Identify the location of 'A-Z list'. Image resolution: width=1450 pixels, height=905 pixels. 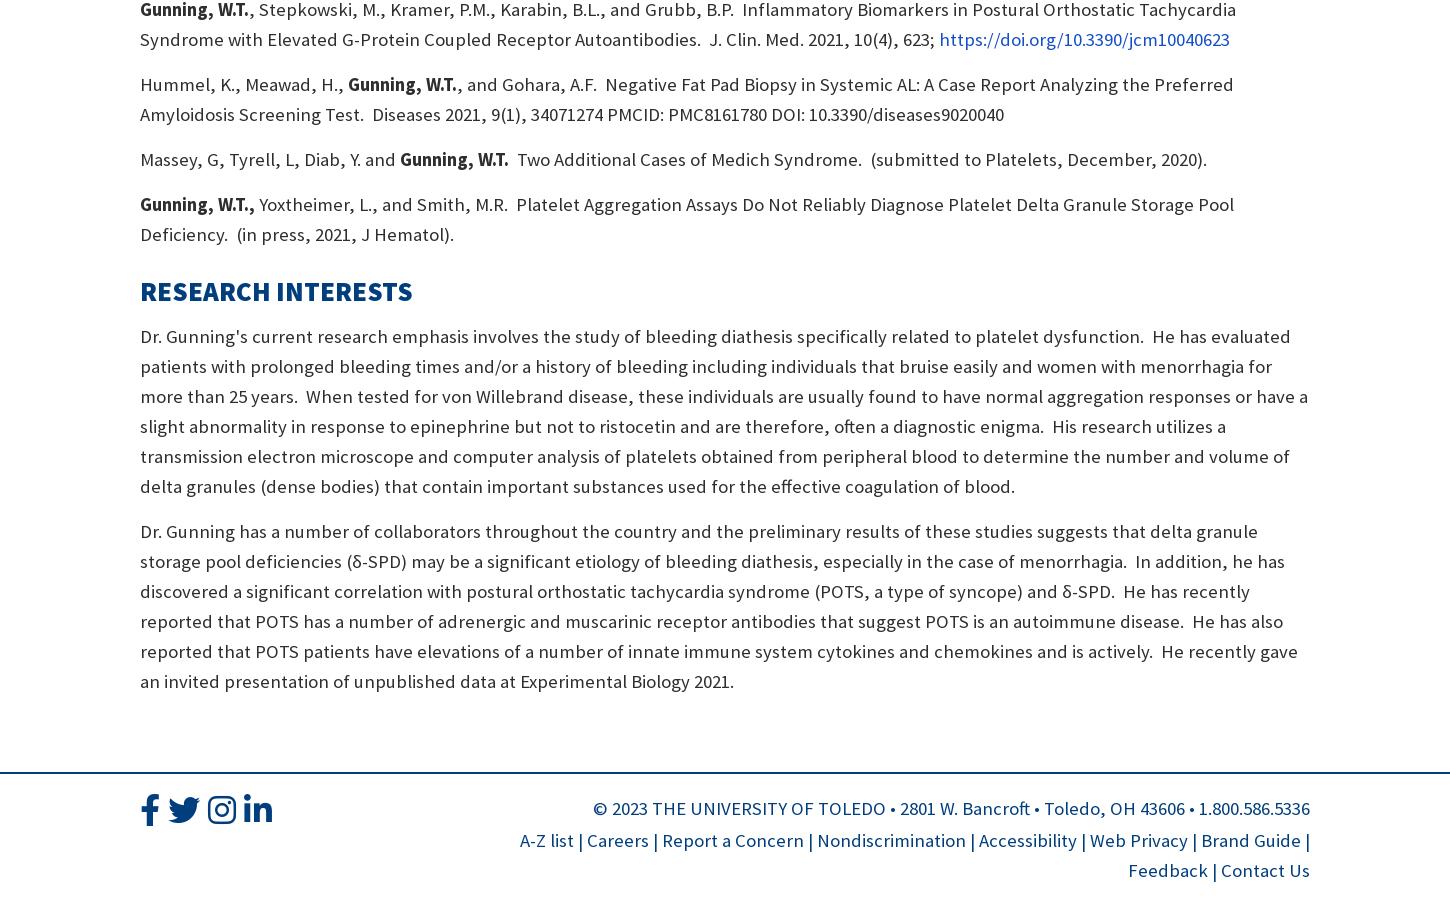
(546, 839).